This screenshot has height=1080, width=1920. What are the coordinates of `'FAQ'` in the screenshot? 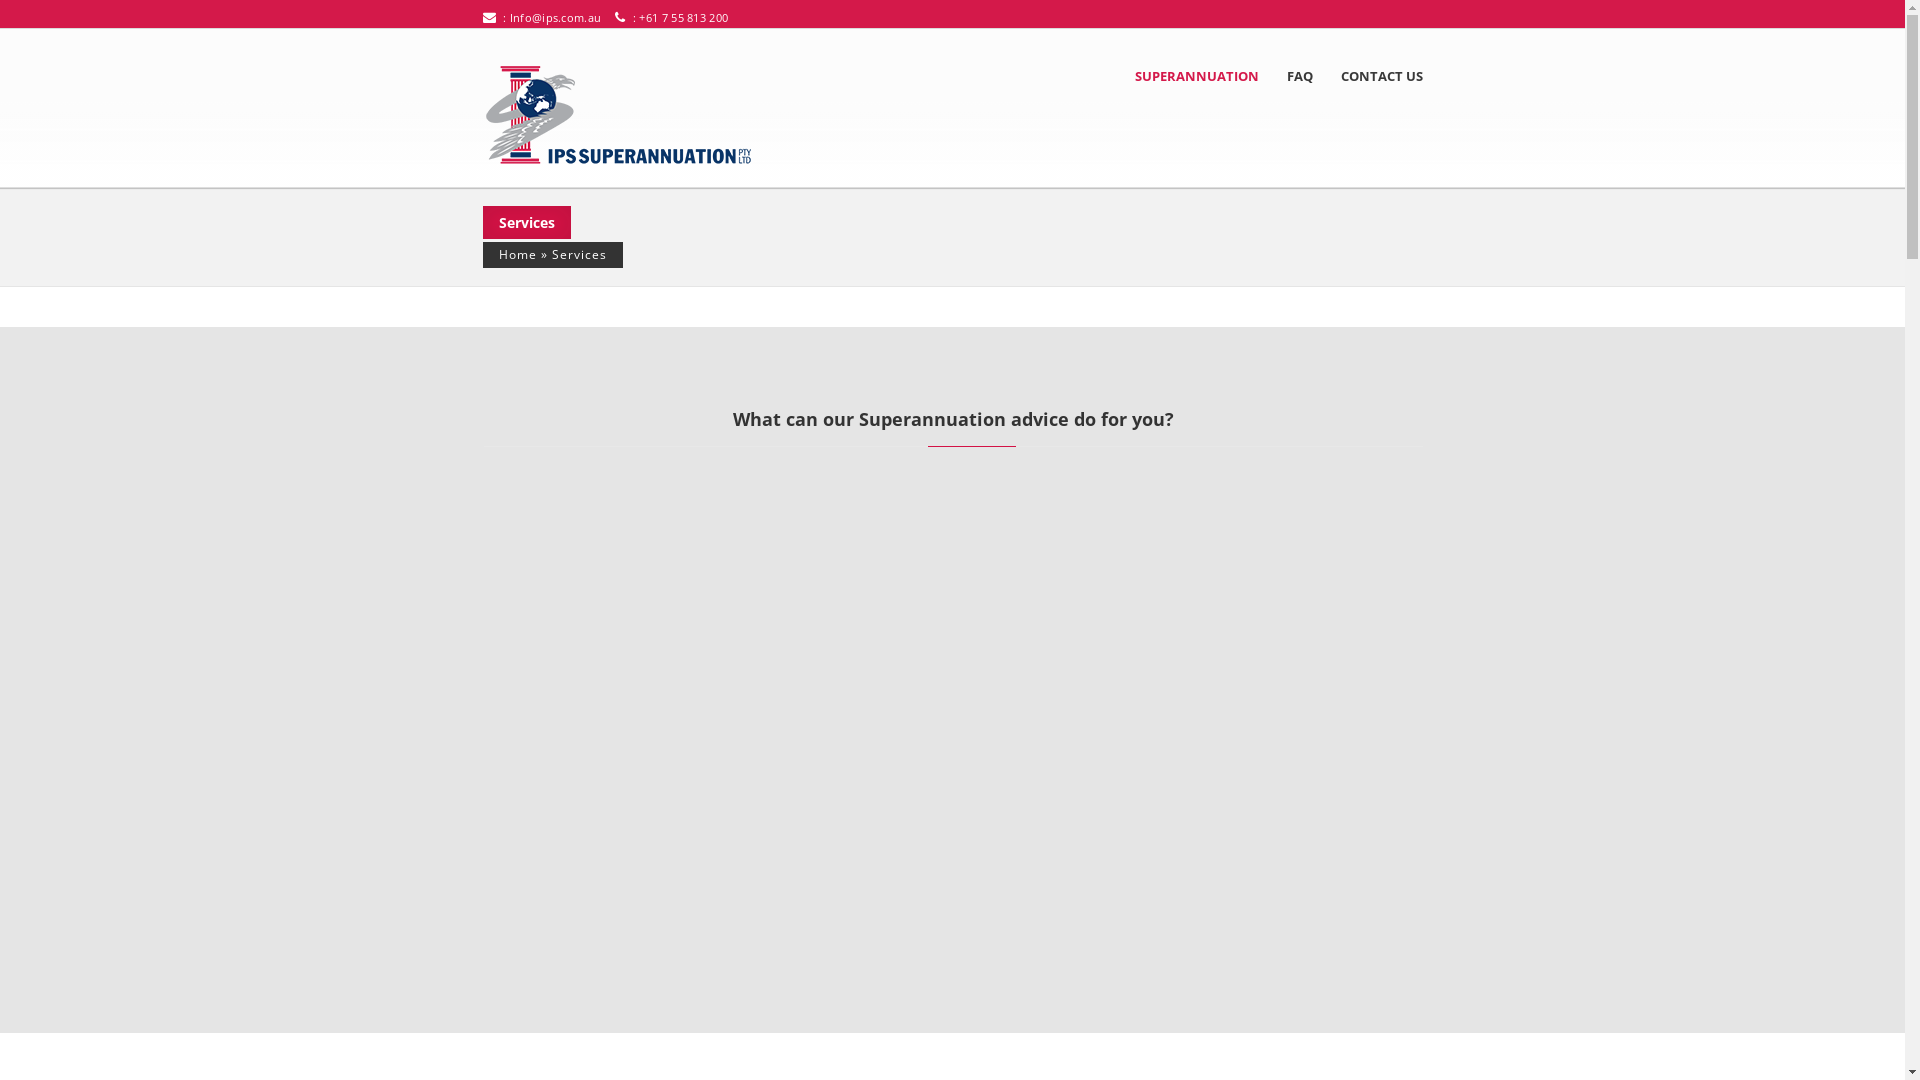 It's located at (1299, 75).